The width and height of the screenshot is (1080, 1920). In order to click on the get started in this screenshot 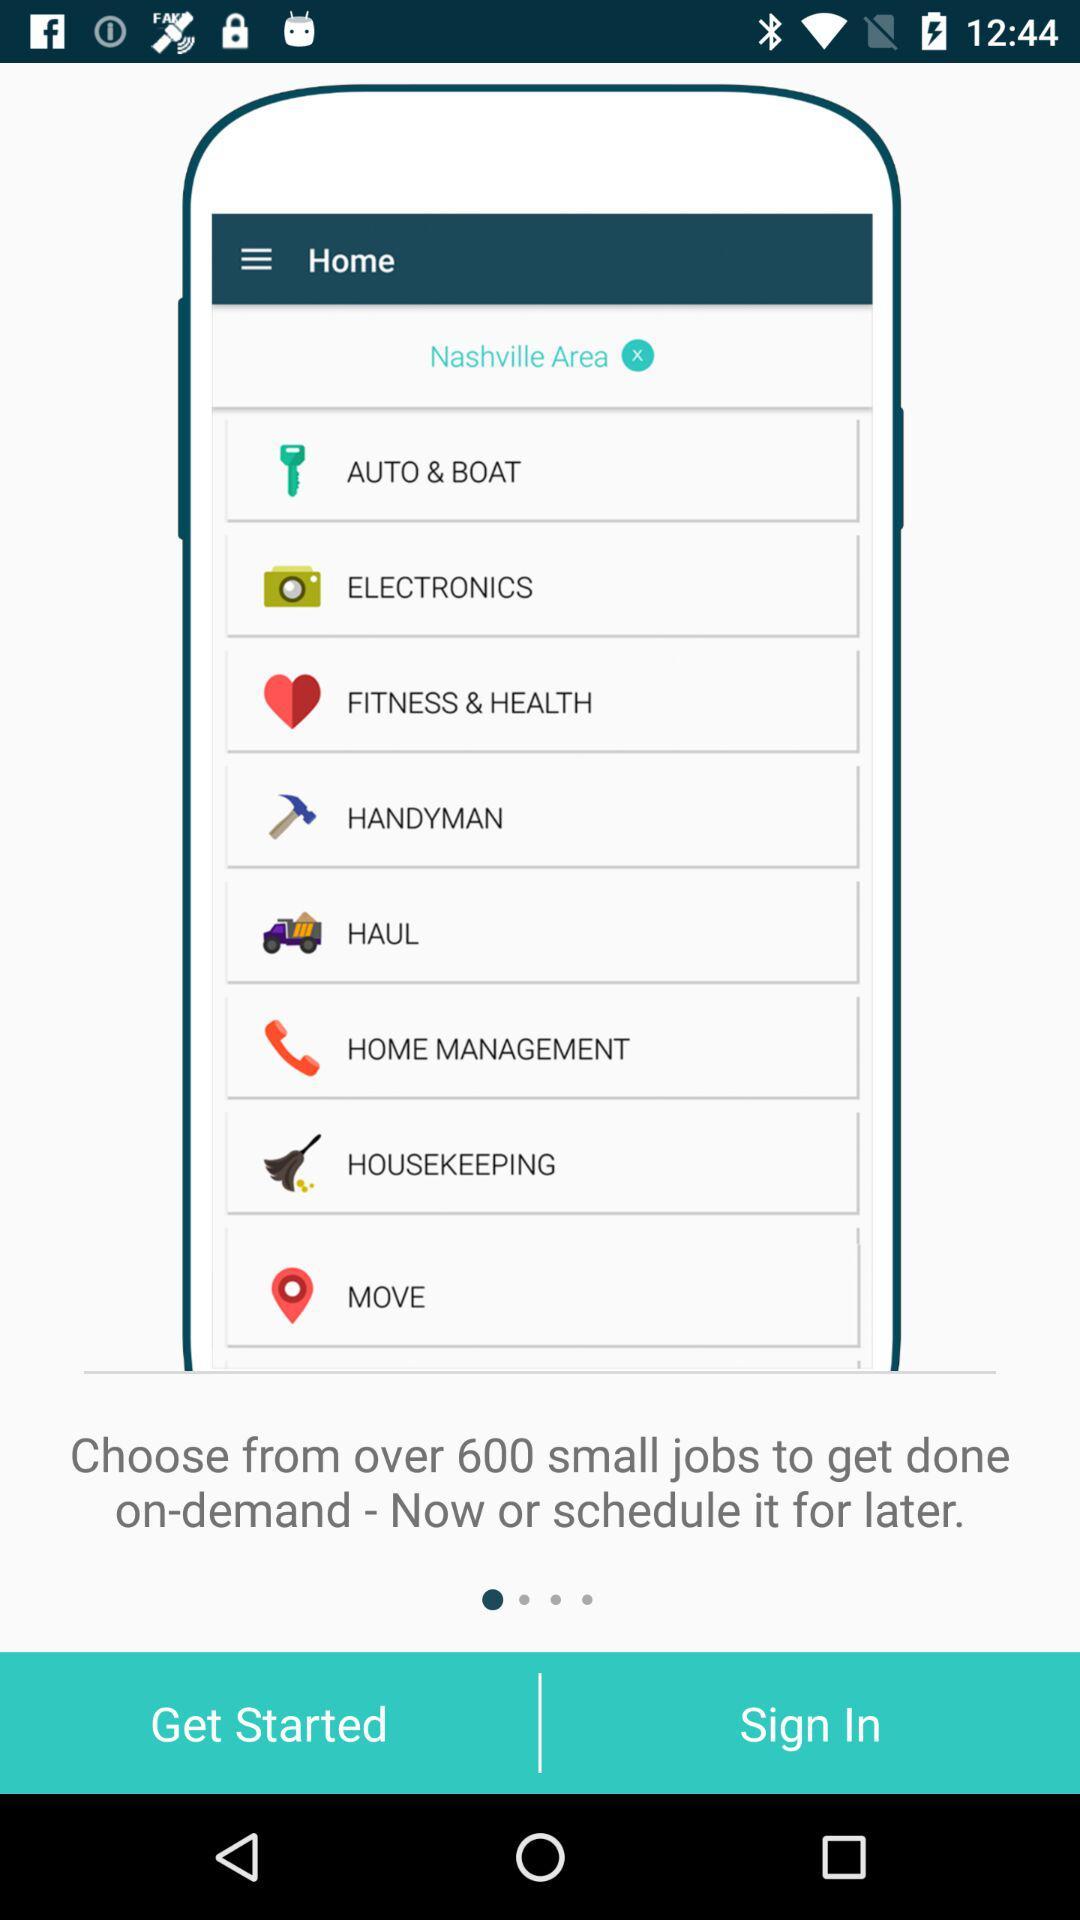, I will do `click(268, 1722)`.